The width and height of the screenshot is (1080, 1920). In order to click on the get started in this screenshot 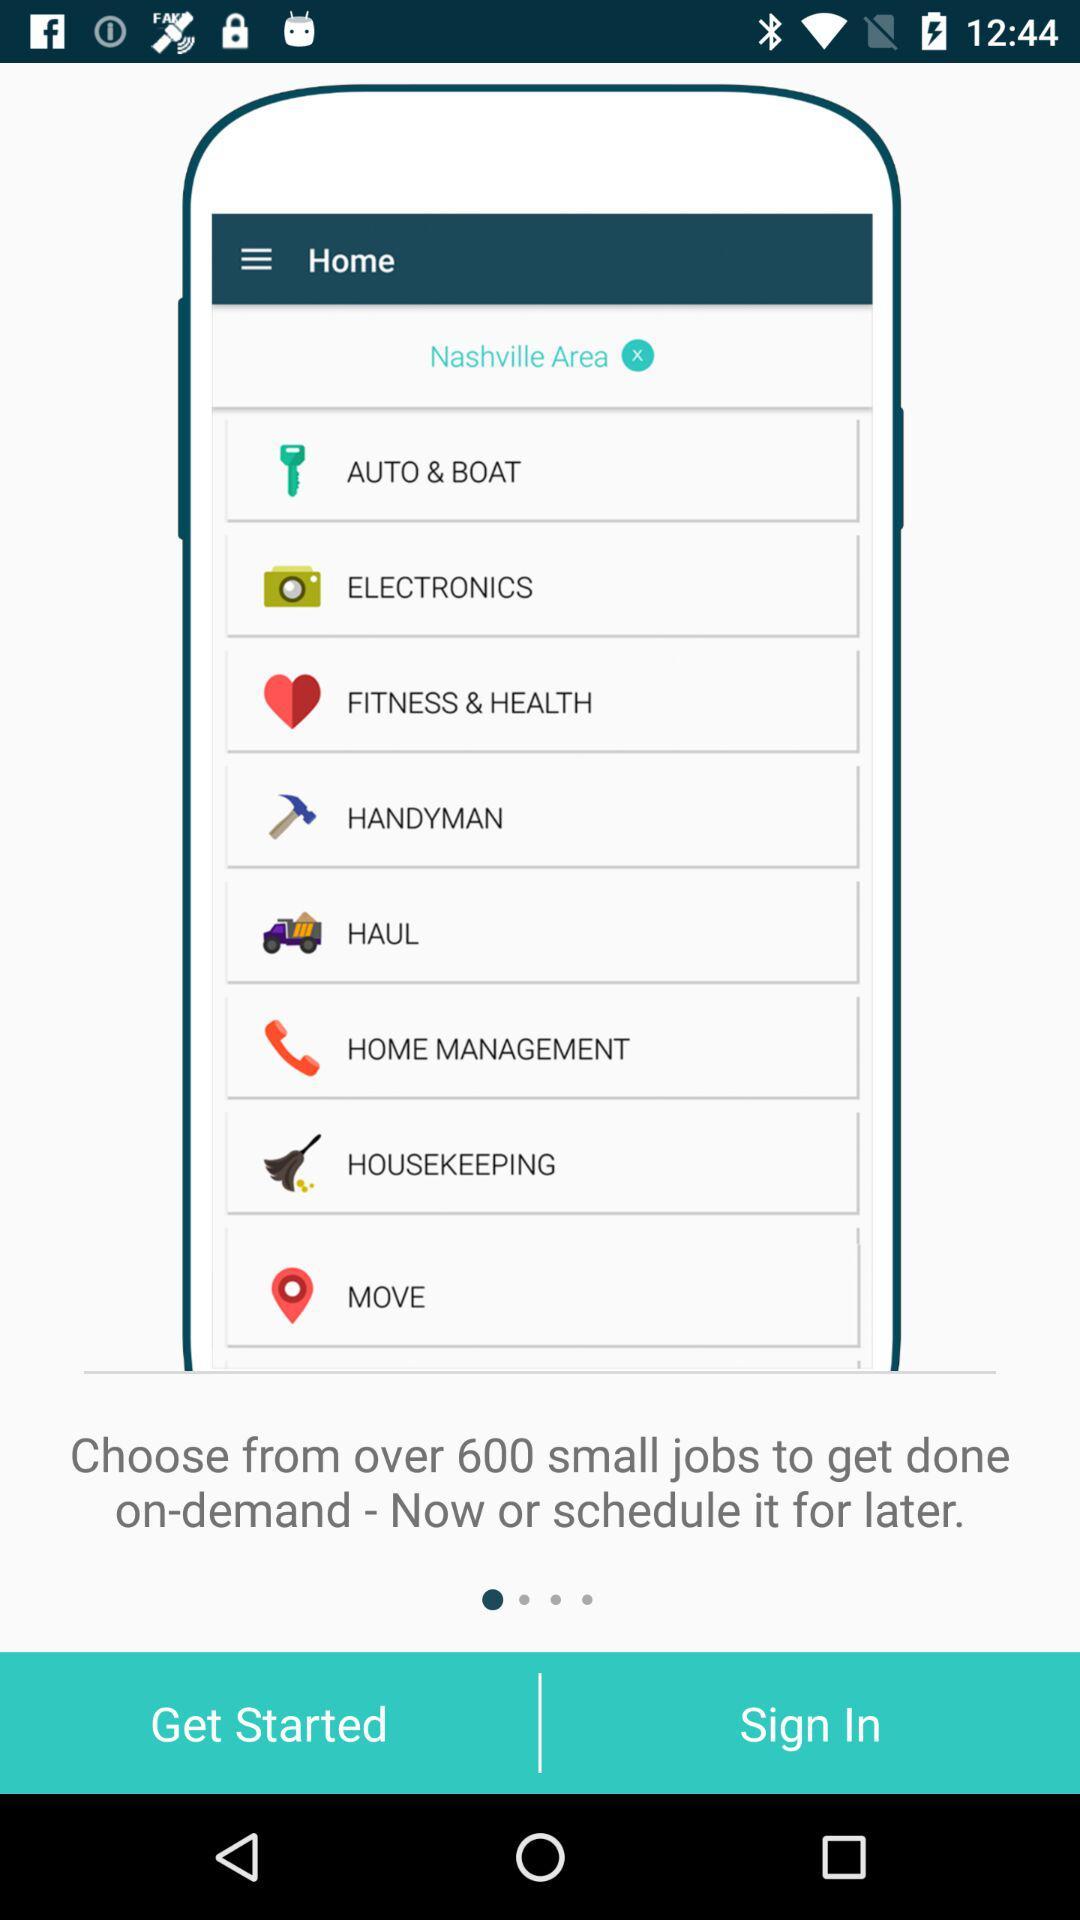, I will do `click(268, 1722)`.